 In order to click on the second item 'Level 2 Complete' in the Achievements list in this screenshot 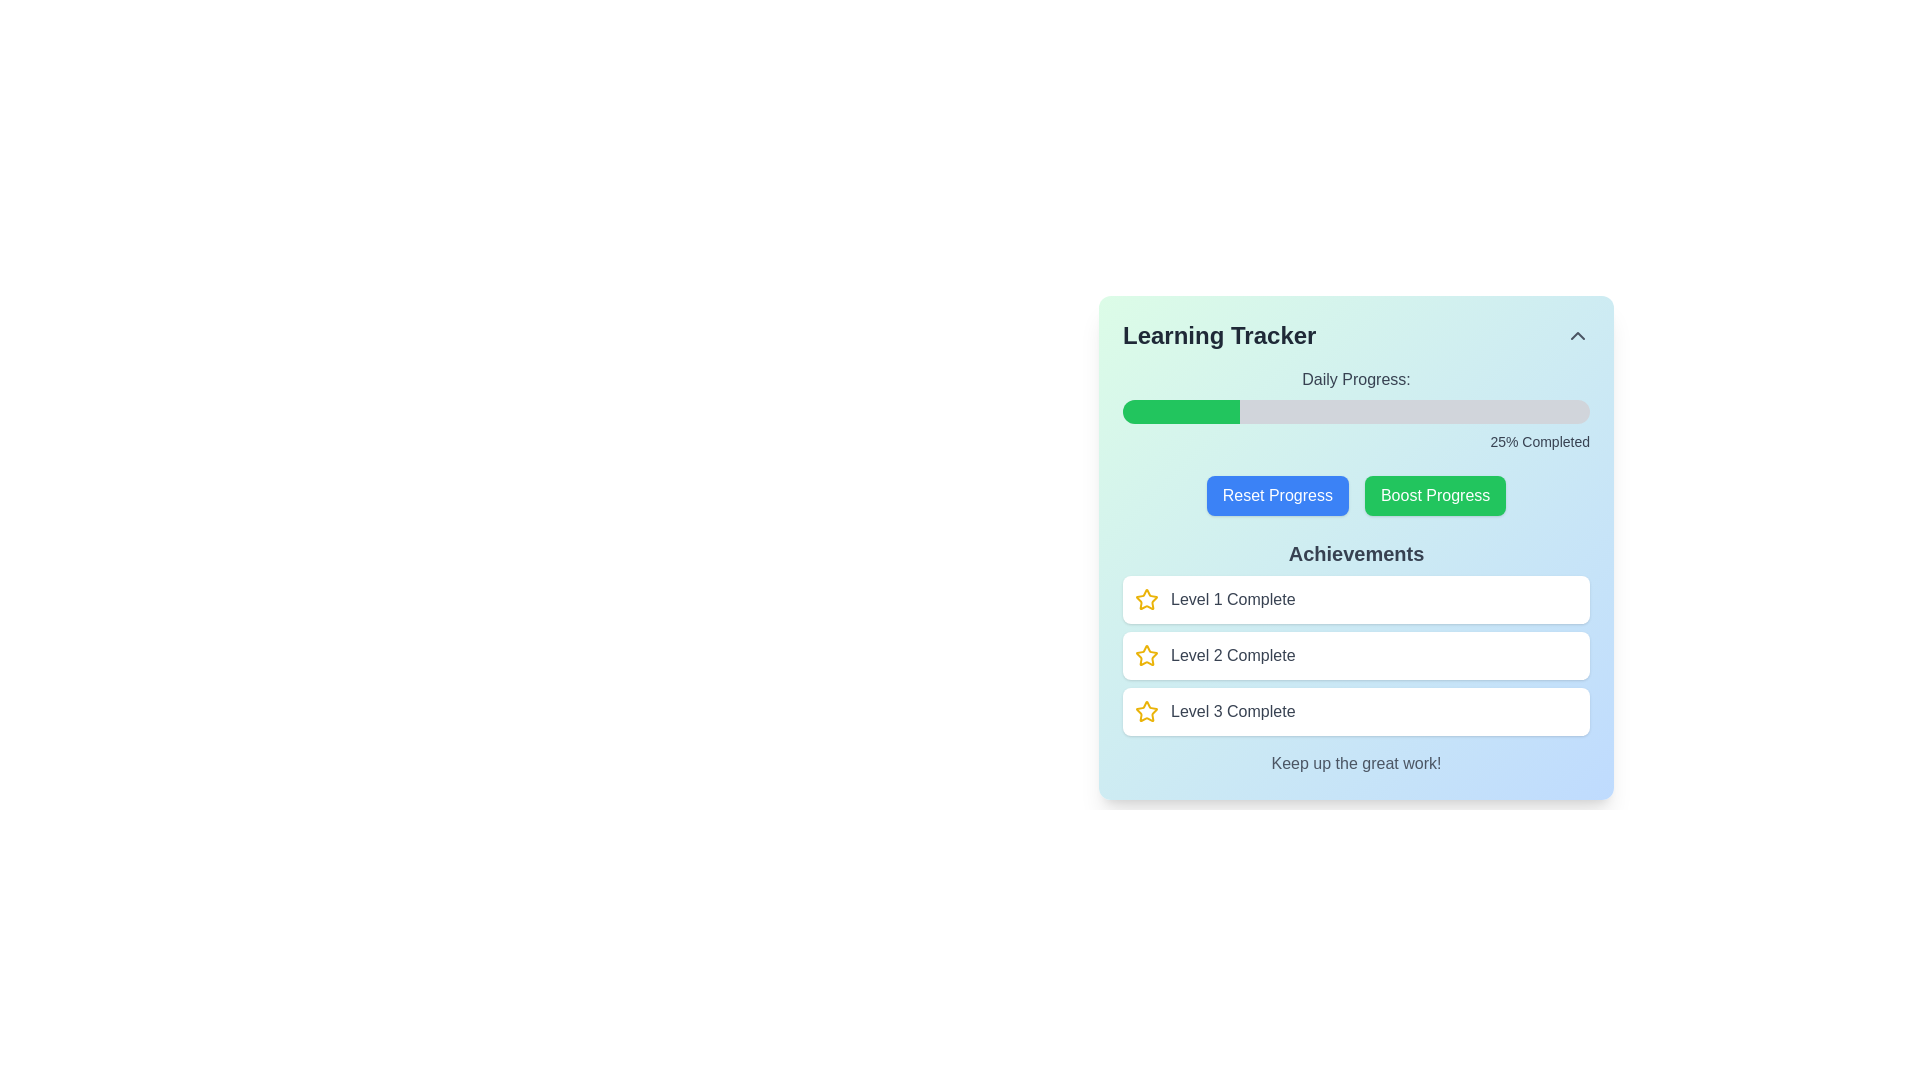, I will do `click(1356, 637)`.